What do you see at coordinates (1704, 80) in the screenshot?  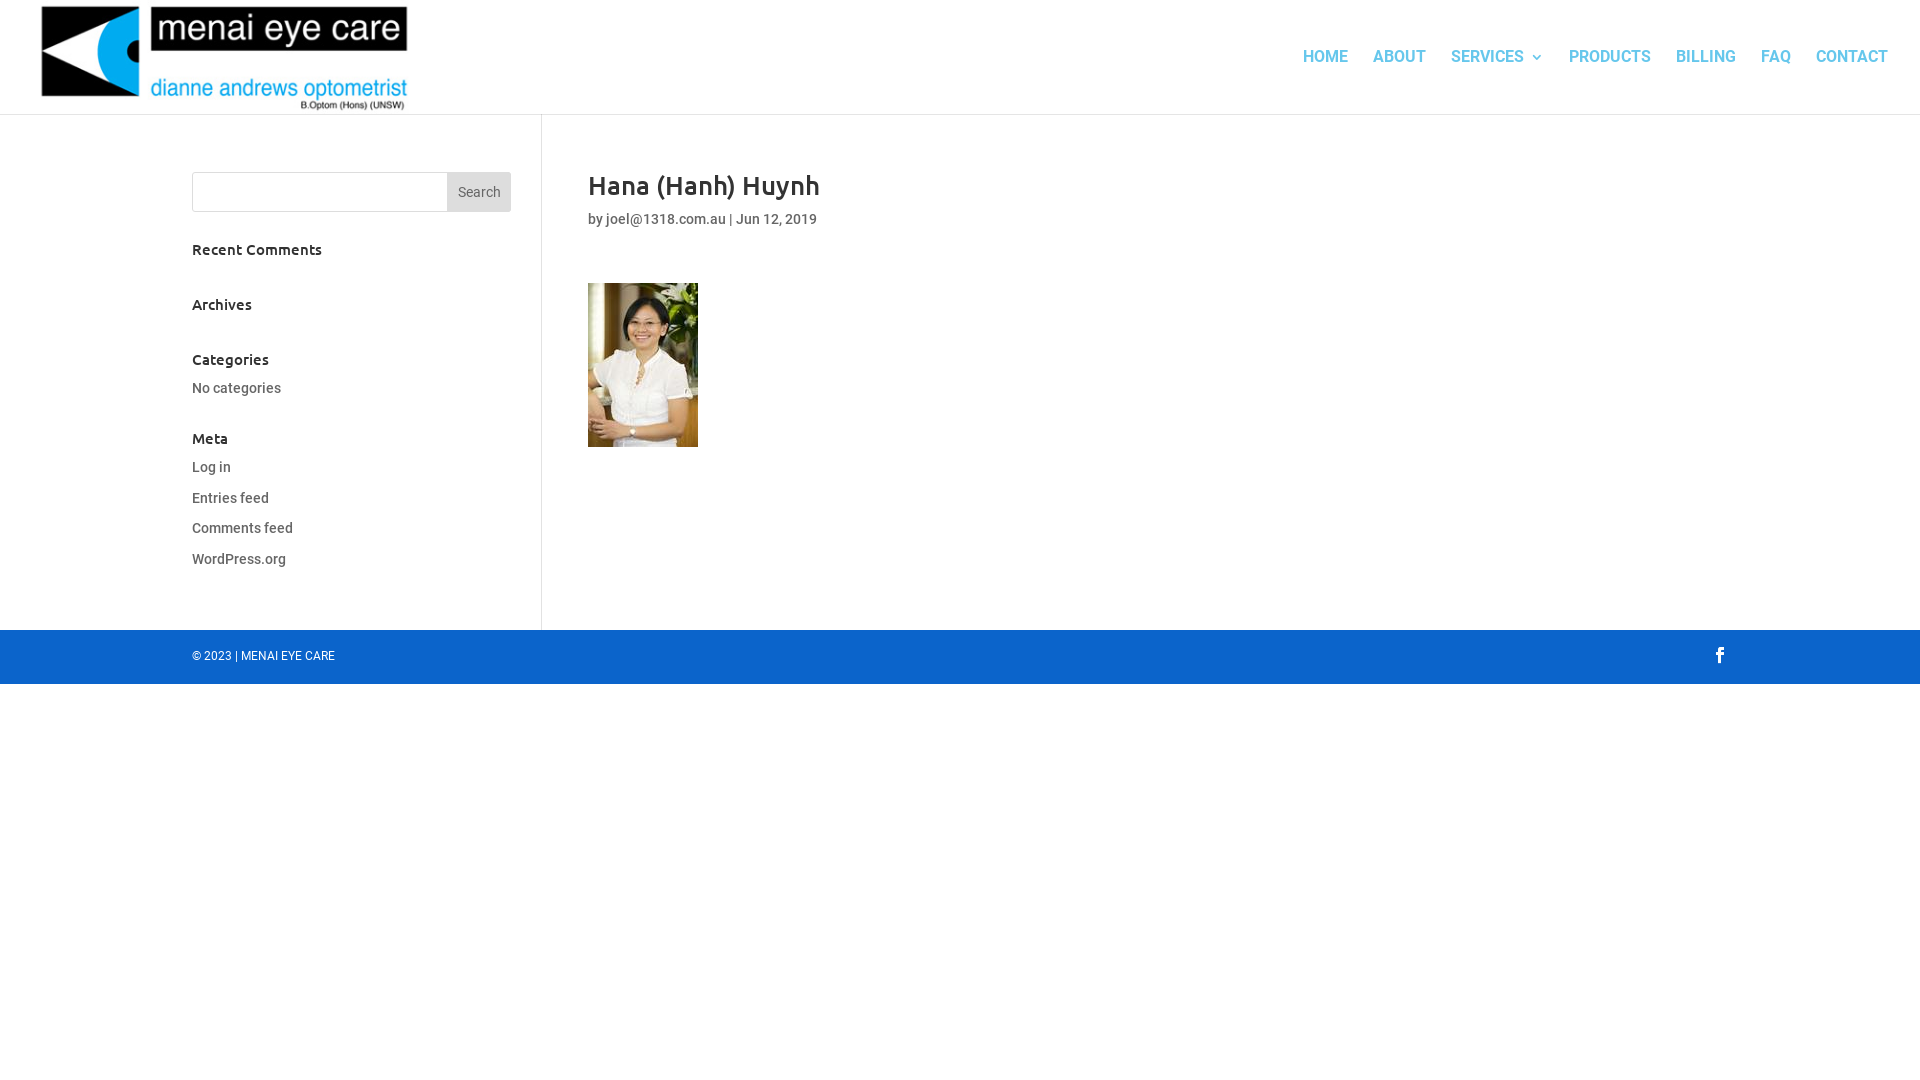 I see `'BILLING'` at bounding box center [1704, 80].